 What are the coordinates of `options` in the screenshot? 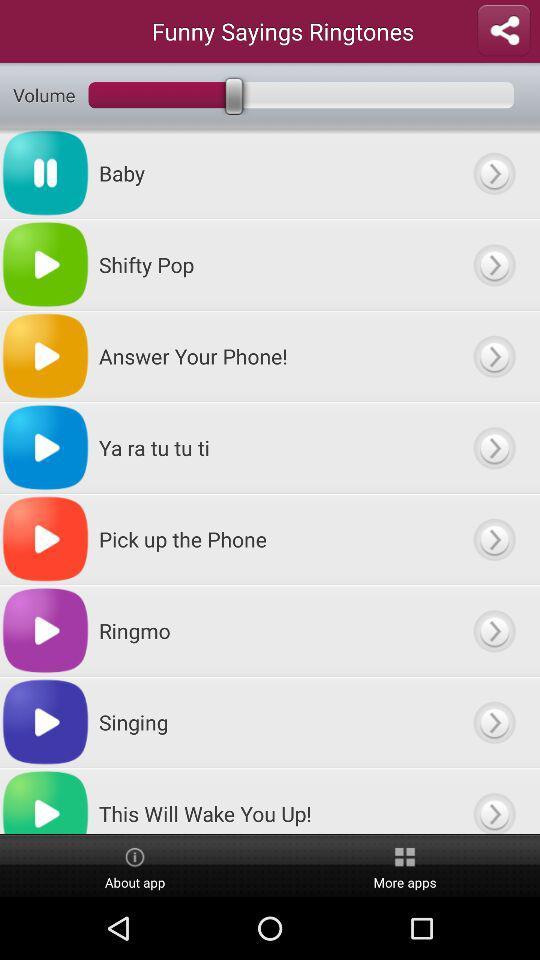 It's located at (493, 538).